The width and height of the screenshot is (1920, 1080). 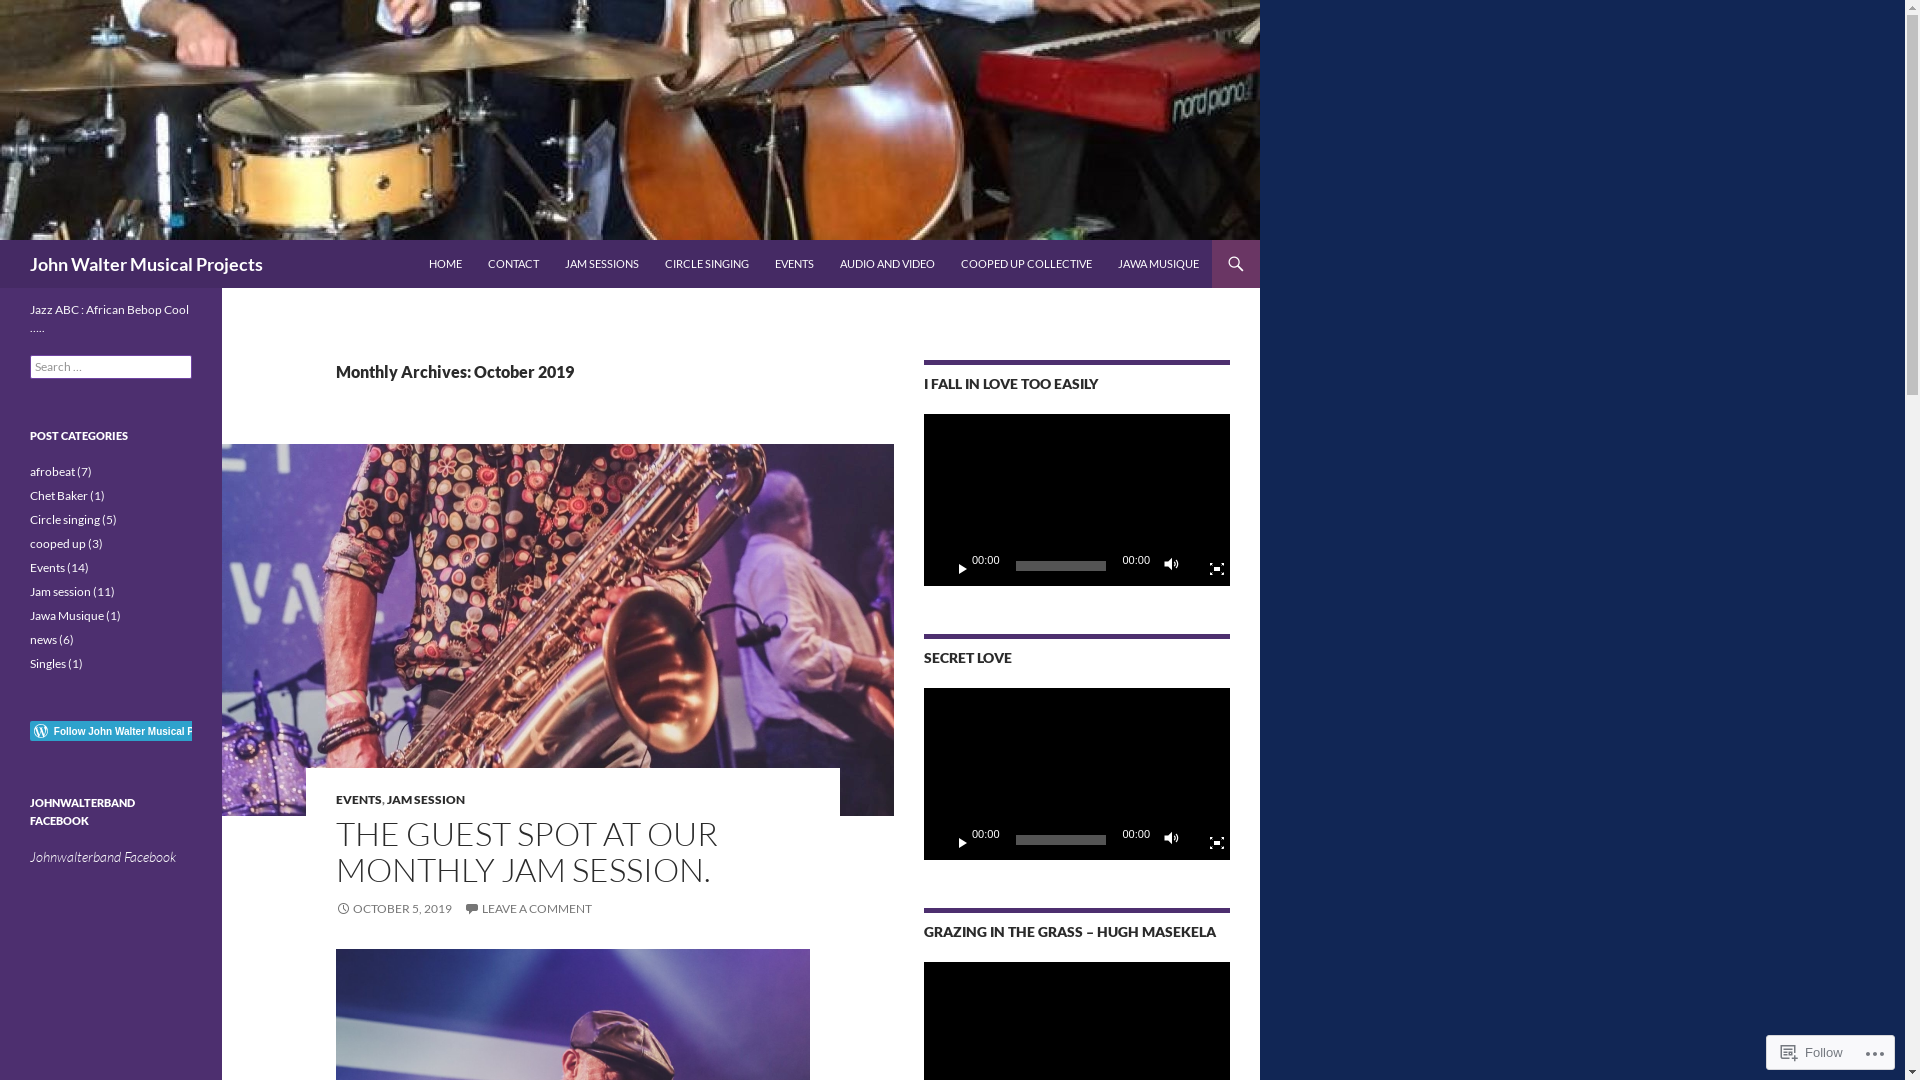 What do you see at coordinates (29, 855) in the screenshot?
I see `'Johnwalterband Facebook'` at bounding box center [29, 855].